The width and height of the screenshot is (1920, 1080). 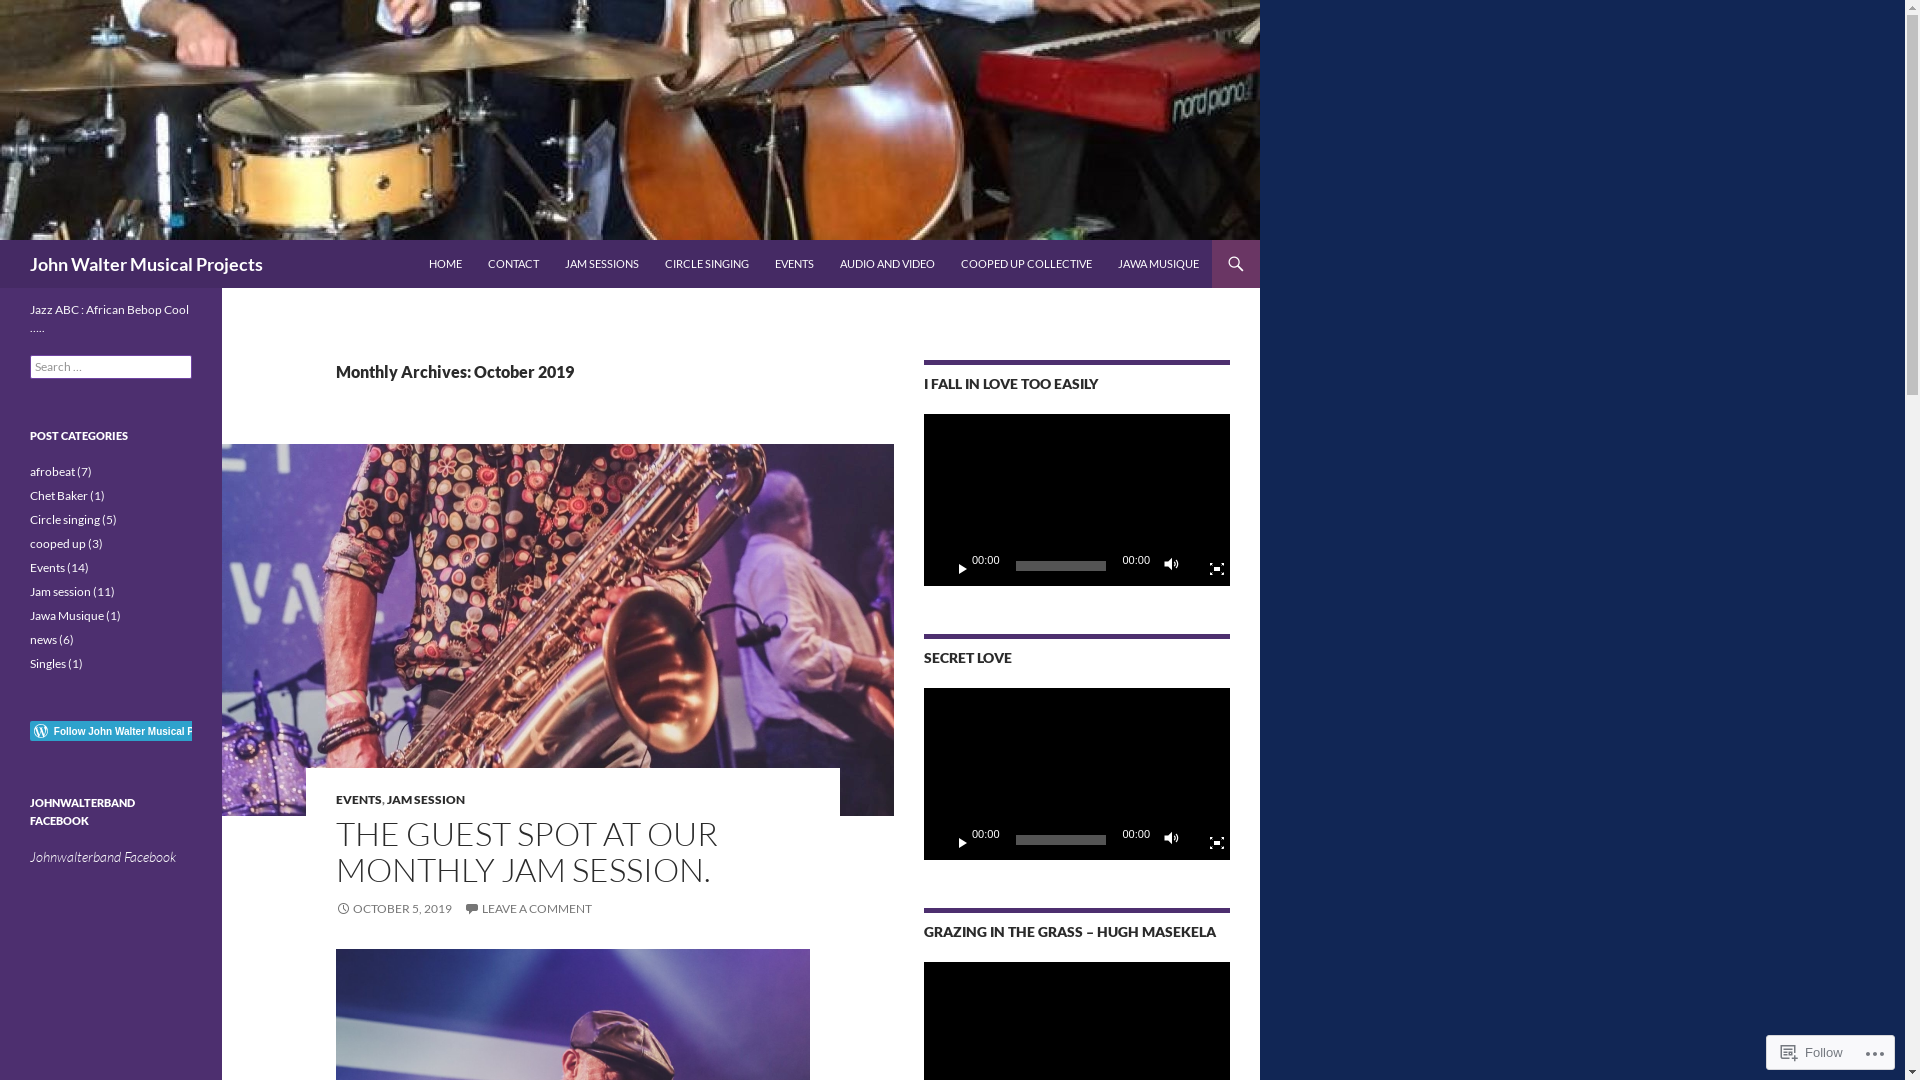 What do you see at coordinates (29, 855) in the screenshot?
I see `'Johnwalterband Facebook'` at bounding box center [29, 855].